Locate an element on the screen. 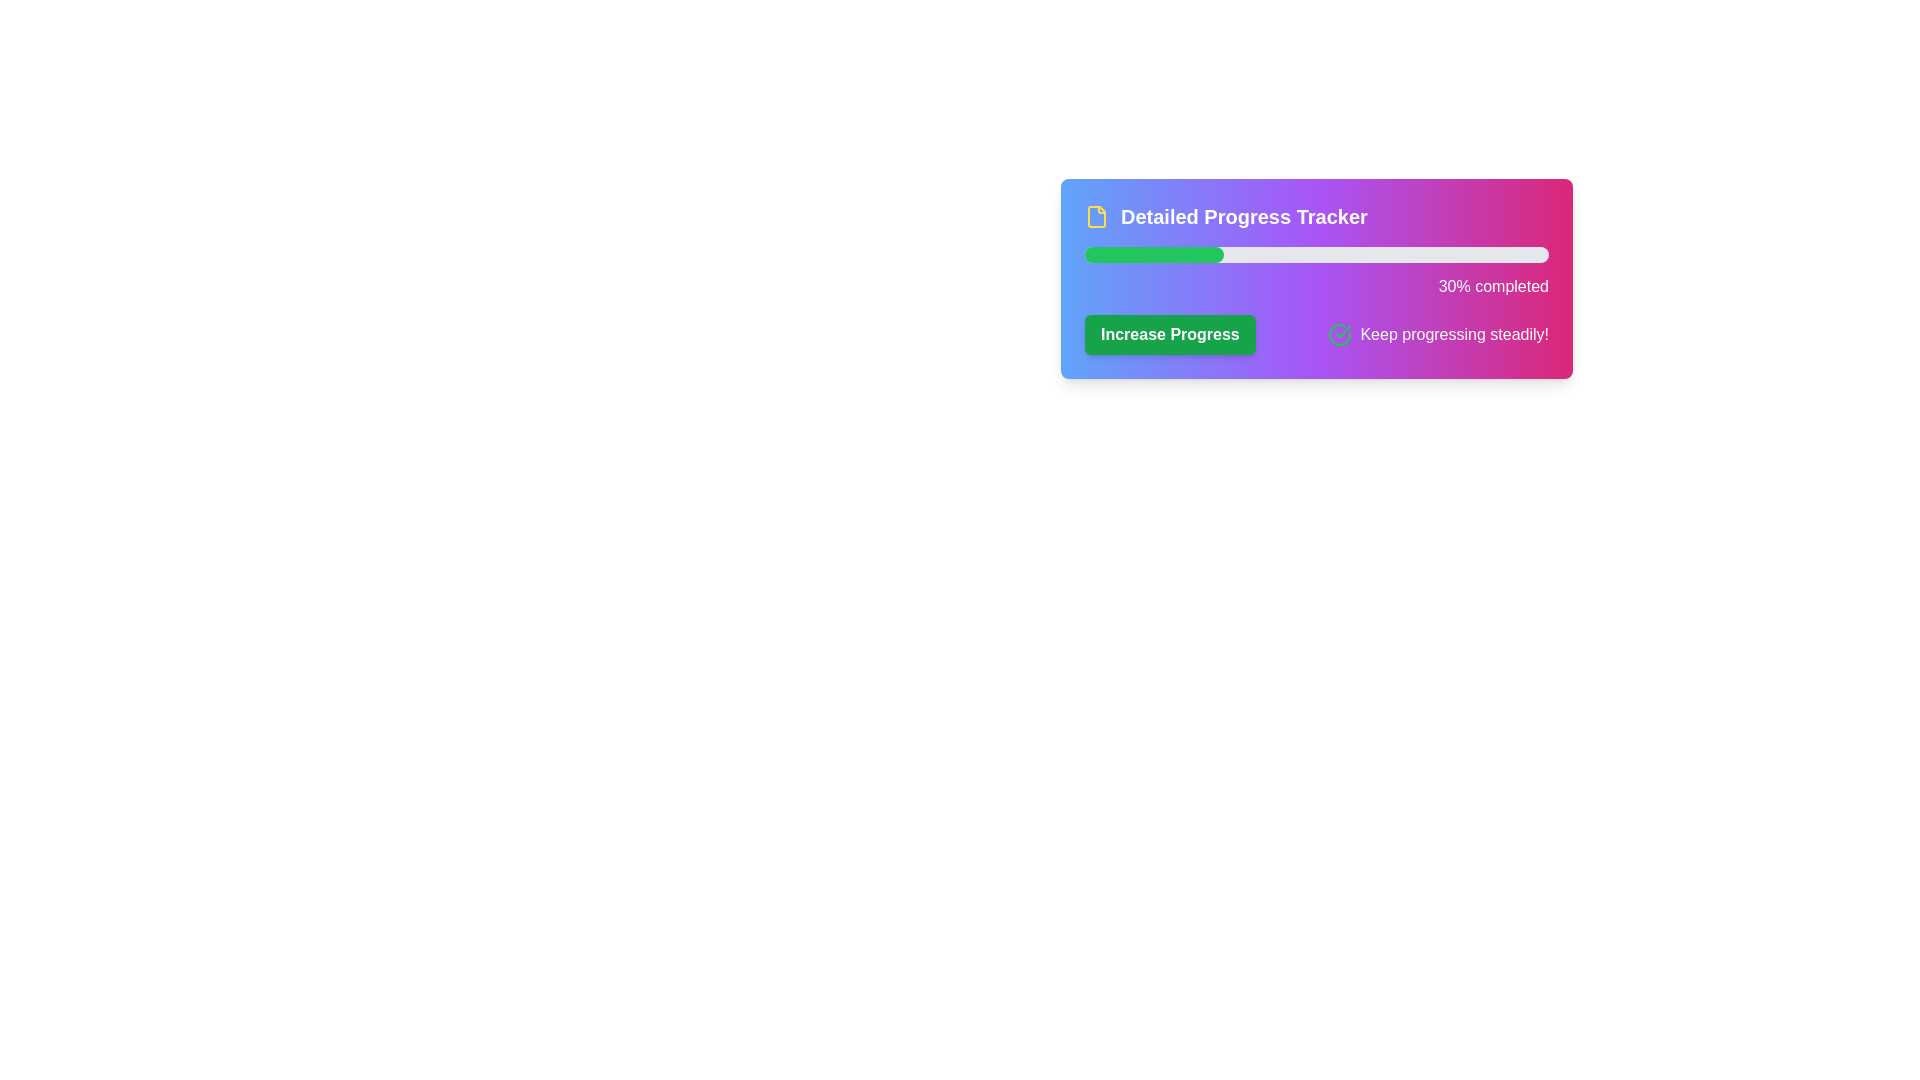 The height and width of the screenshot is (1080, 1920). the Progress Bar located beneath the heading 'Detailed Progress Tracker' and above the buttons 'Increase Progress' and 'Keep progressing steadily!' is located at coordinates (1316, 273).